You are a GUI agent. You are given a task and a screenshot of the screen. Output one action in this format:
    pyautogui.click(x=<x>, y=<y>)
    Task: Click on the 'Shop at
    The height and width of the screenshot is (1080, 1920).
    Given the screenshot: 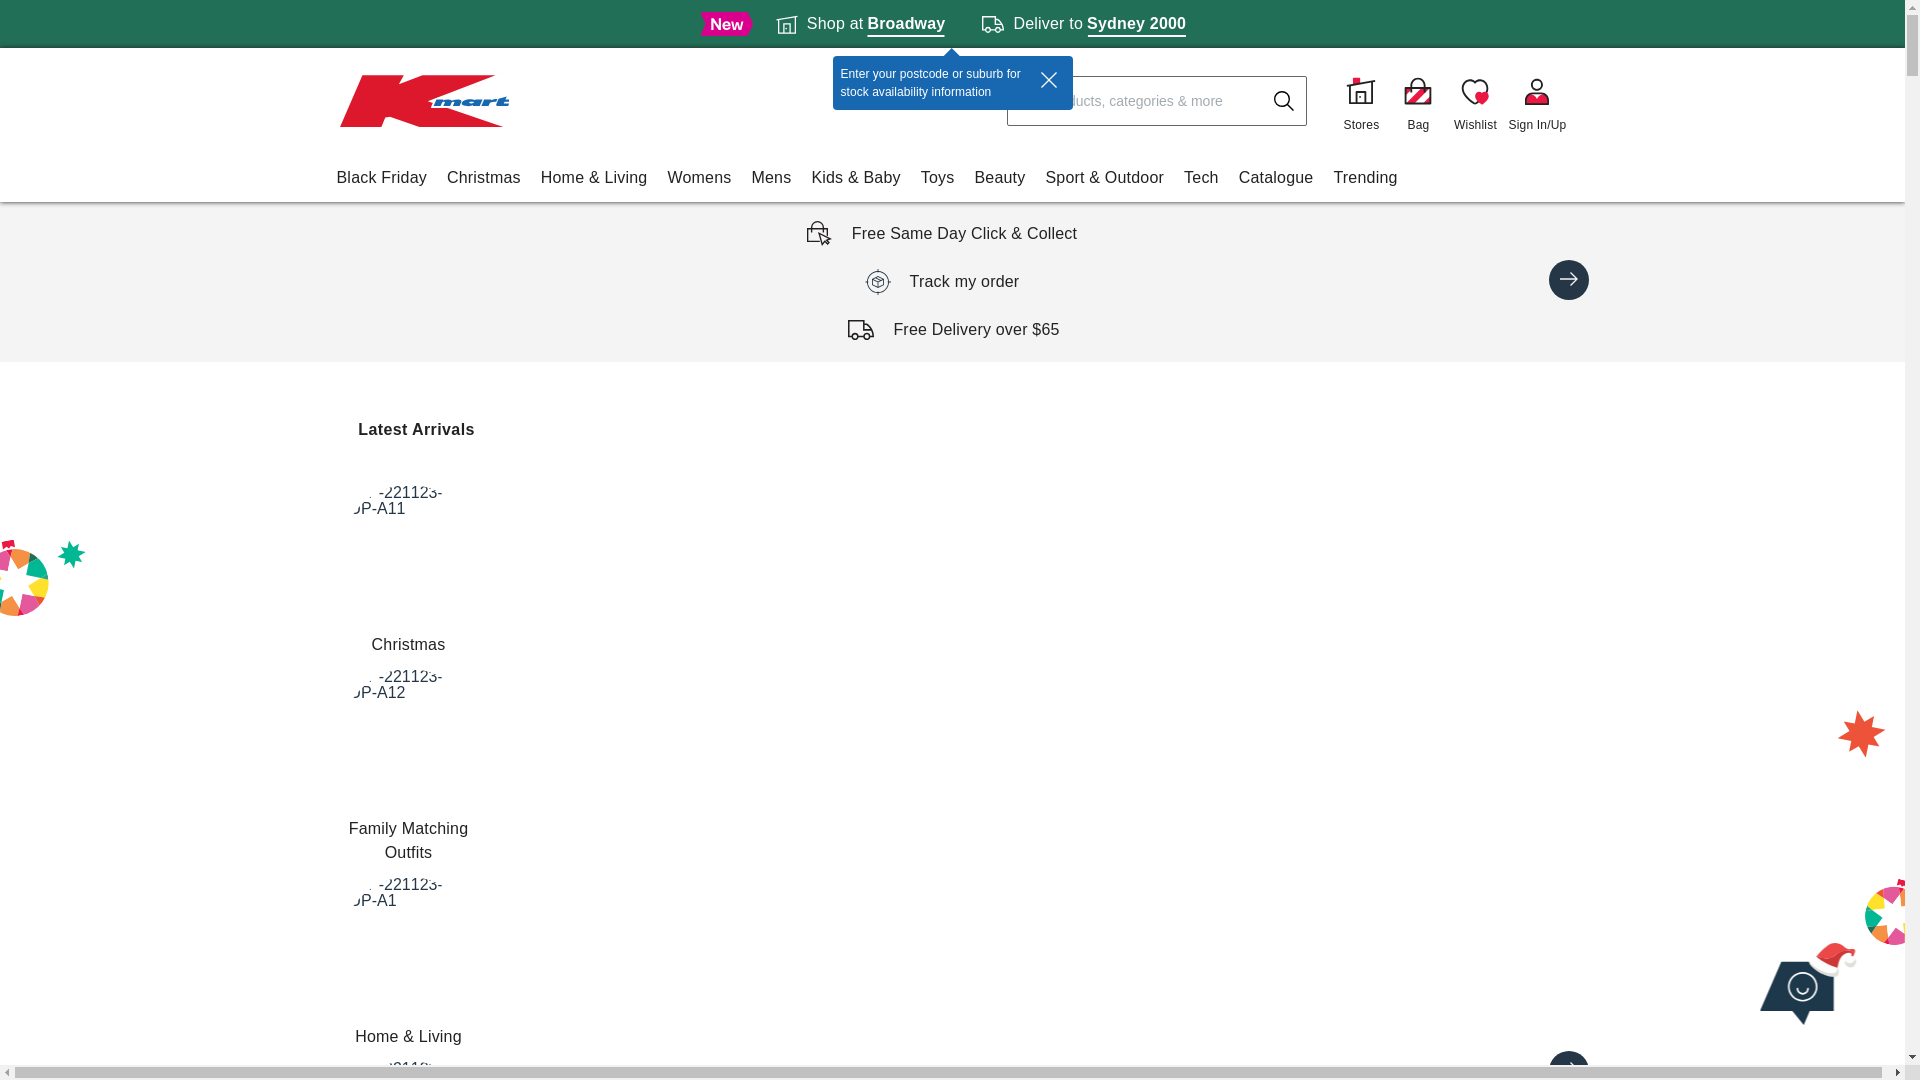 What is the action you would take?
    pyautogui.click(x=860, y=23)
    